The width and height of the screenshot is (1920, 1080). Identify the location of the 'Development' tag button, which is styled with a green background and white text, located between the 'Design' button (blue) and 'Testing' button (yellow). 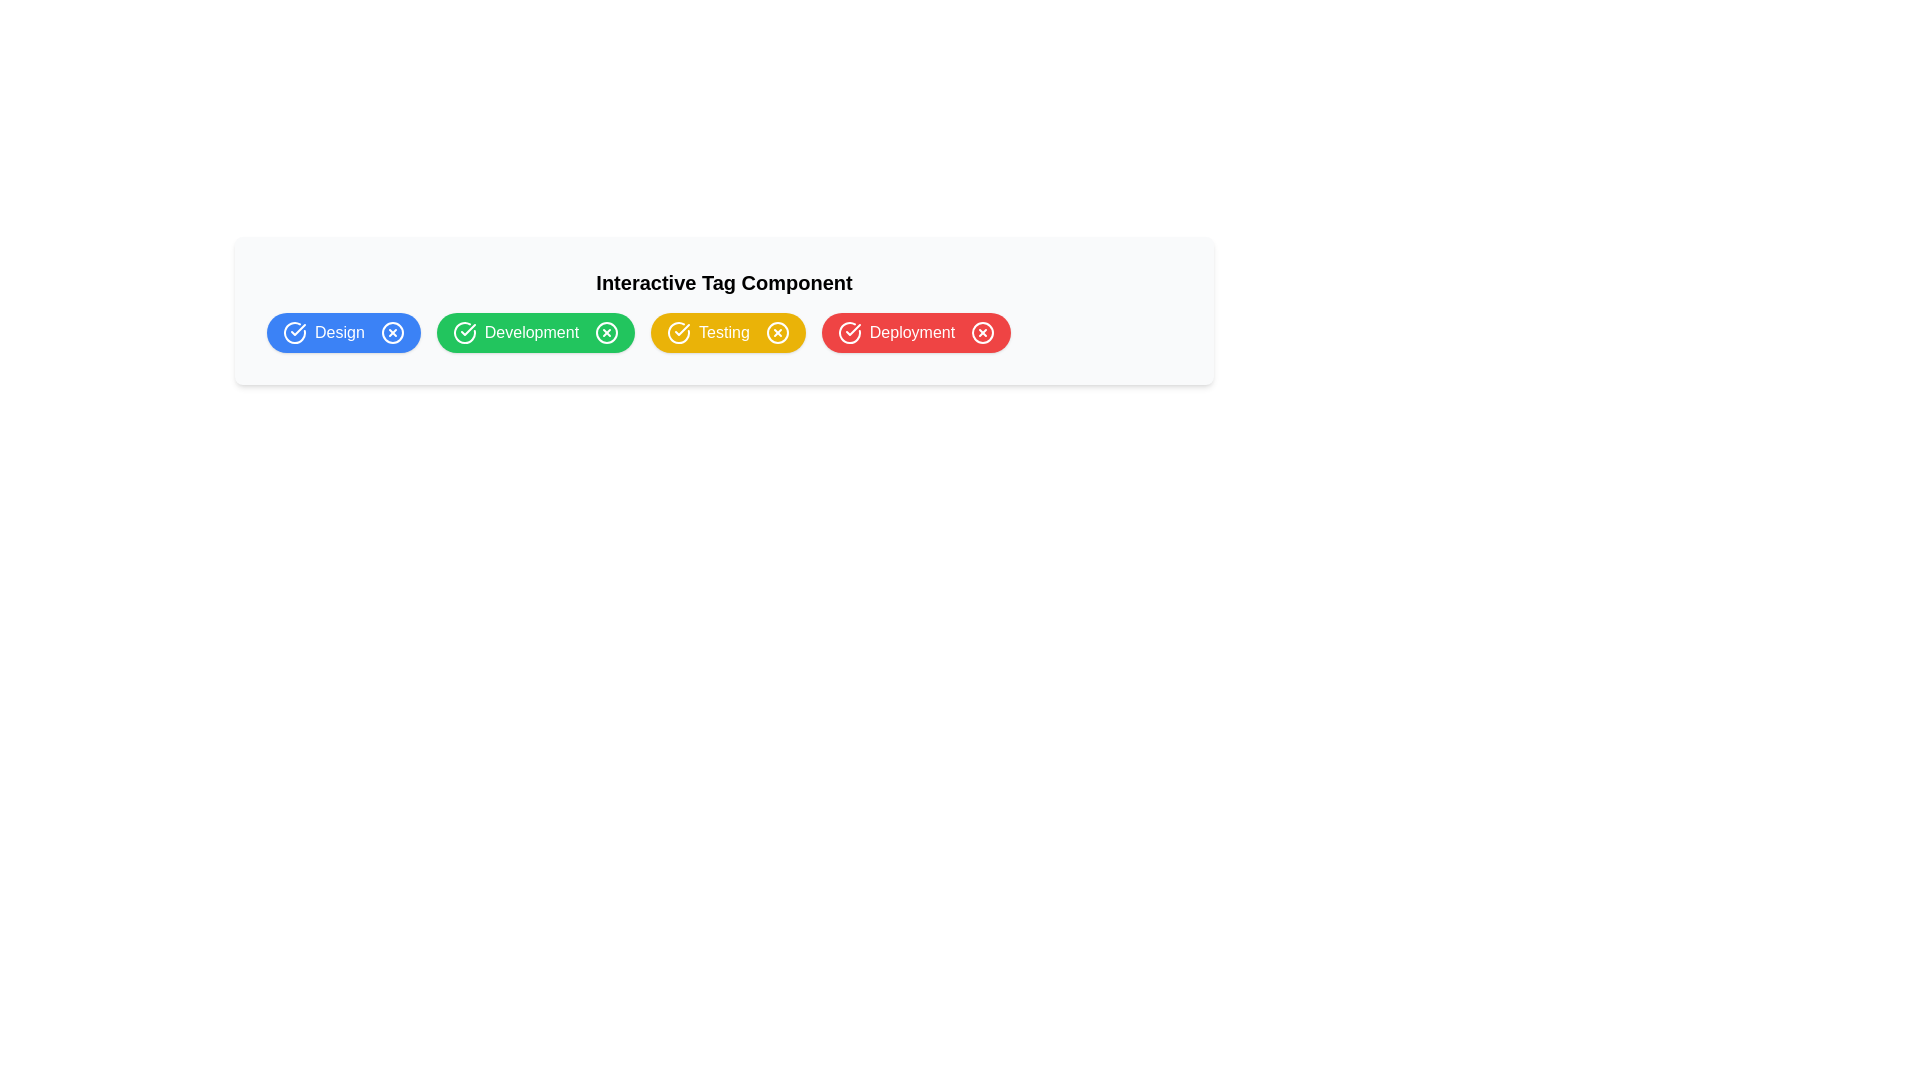
(535, 331).